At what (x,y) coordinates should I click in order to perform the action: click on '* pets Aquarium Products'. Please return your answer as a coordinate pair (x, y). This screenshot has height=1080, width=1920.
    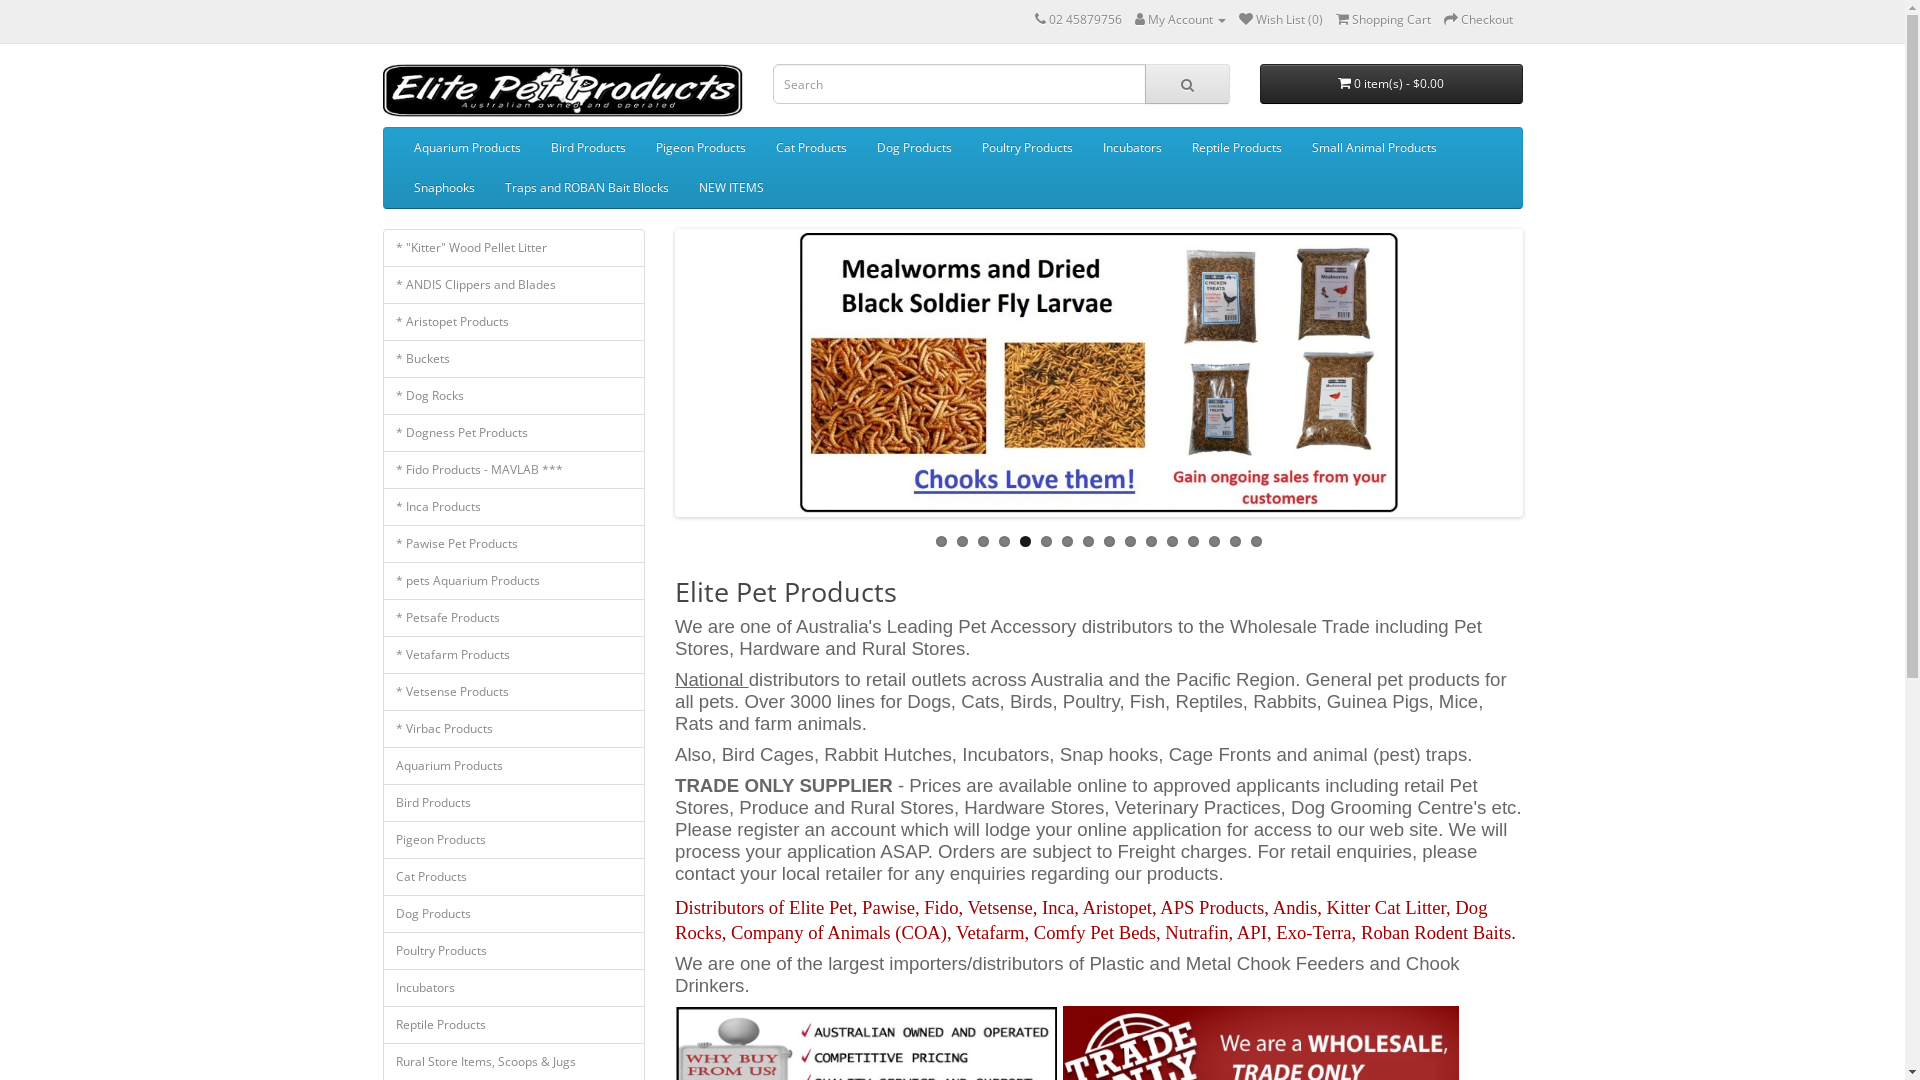
    Looking at the image, I should click on (513, 581).